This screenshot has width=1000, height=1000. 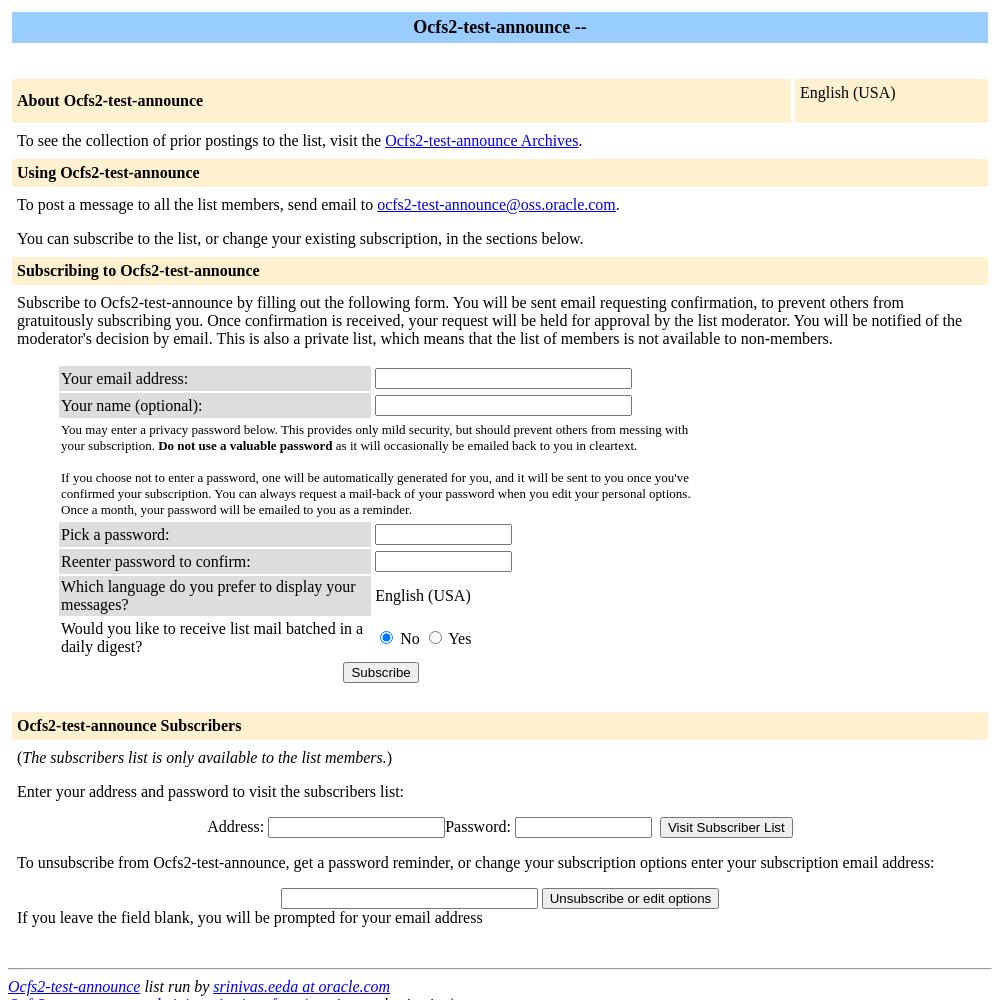 What do you see at coordinates (61, 492) in the screenshot?
I see `'If you choose not to enter a password, one will be
            automatically generated for you, and it will be sent to
            you once you've confirmed your subscription.  You can
            always request a mail-back of your password when you edit
            your personal options.
	    Once a month, your password will be emailed to you as a reminder.'` at bounding box center [61, 492].